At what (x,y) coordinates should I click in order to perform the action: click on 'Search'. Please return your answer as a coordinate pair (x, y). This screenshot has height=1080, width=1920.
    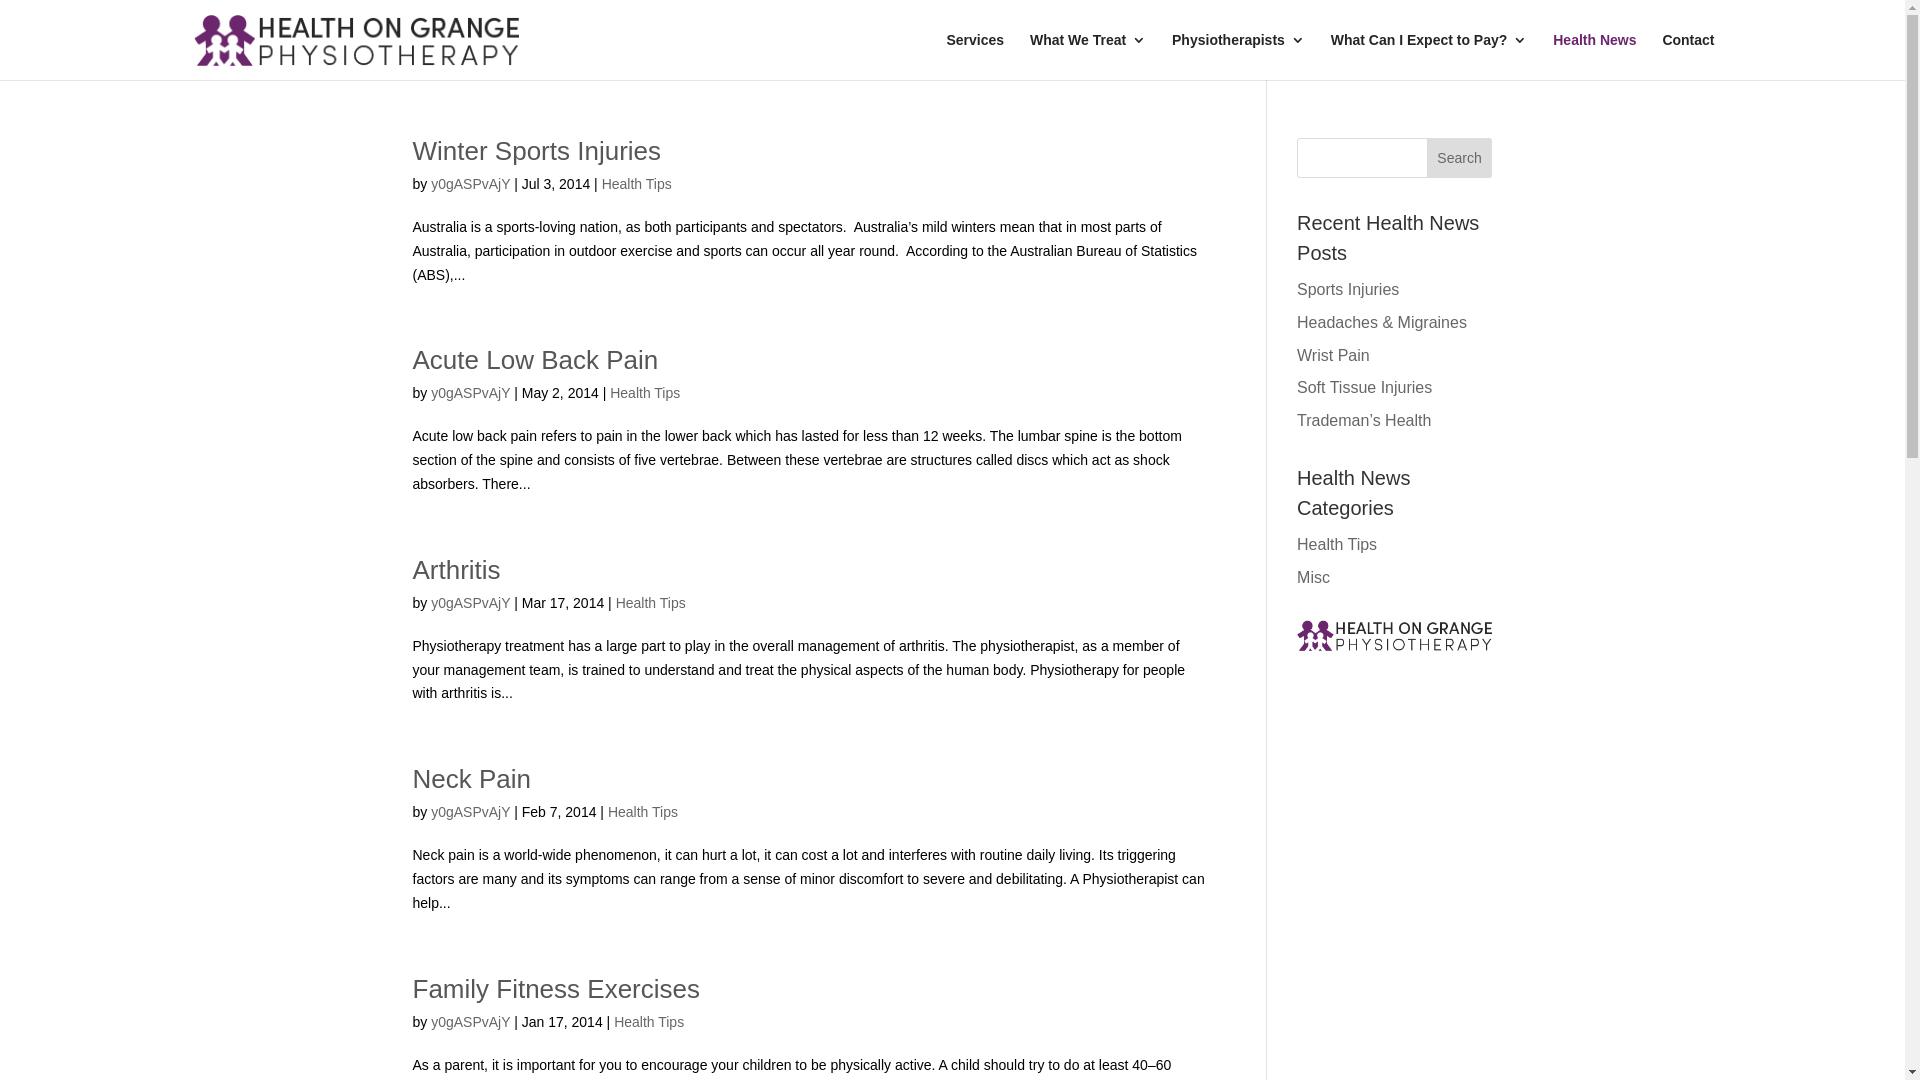
    Looking at the image, I should click on (1459, 157).